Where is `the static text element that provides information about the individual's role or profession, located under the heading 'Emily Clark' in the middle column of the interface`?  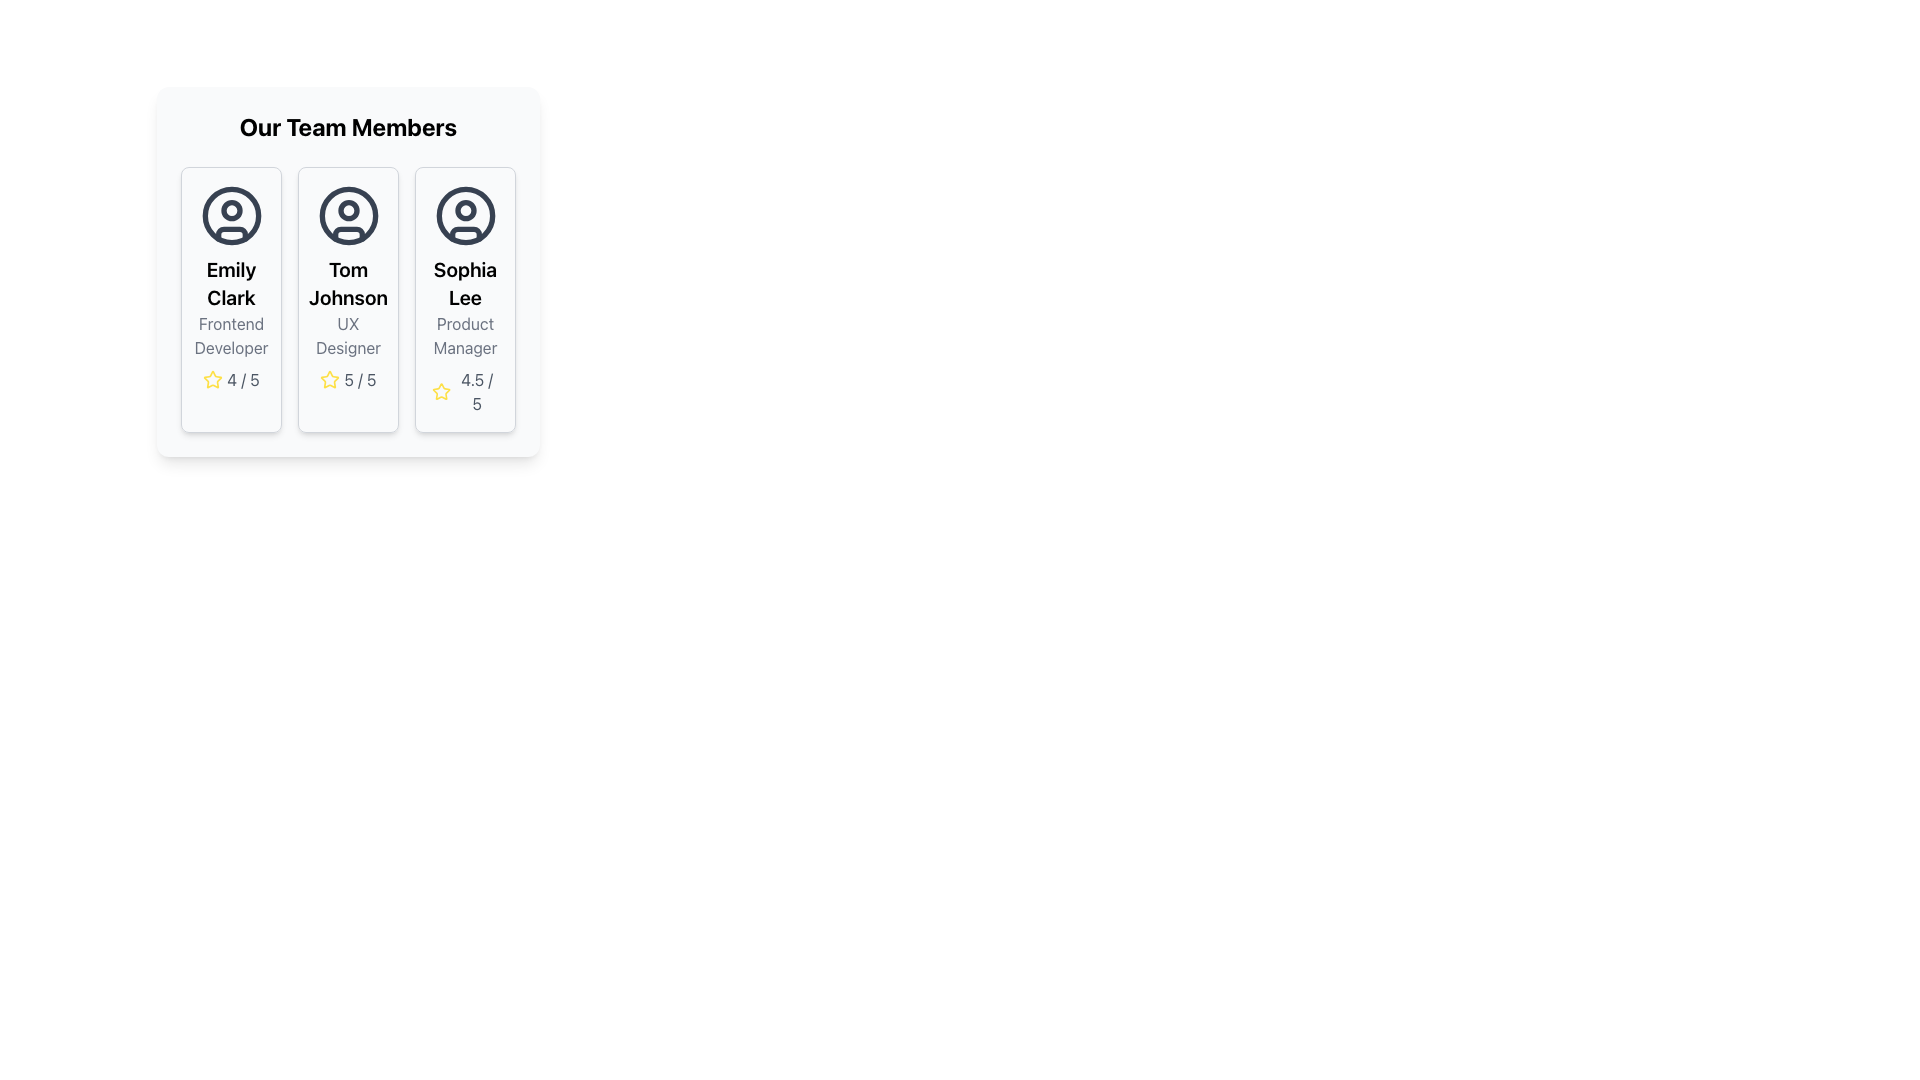 the static text element that provides information about the individual's role or profession, located under the heading 'Emily Clark' in the middle column of the interface is located at coordinates (231, 334).